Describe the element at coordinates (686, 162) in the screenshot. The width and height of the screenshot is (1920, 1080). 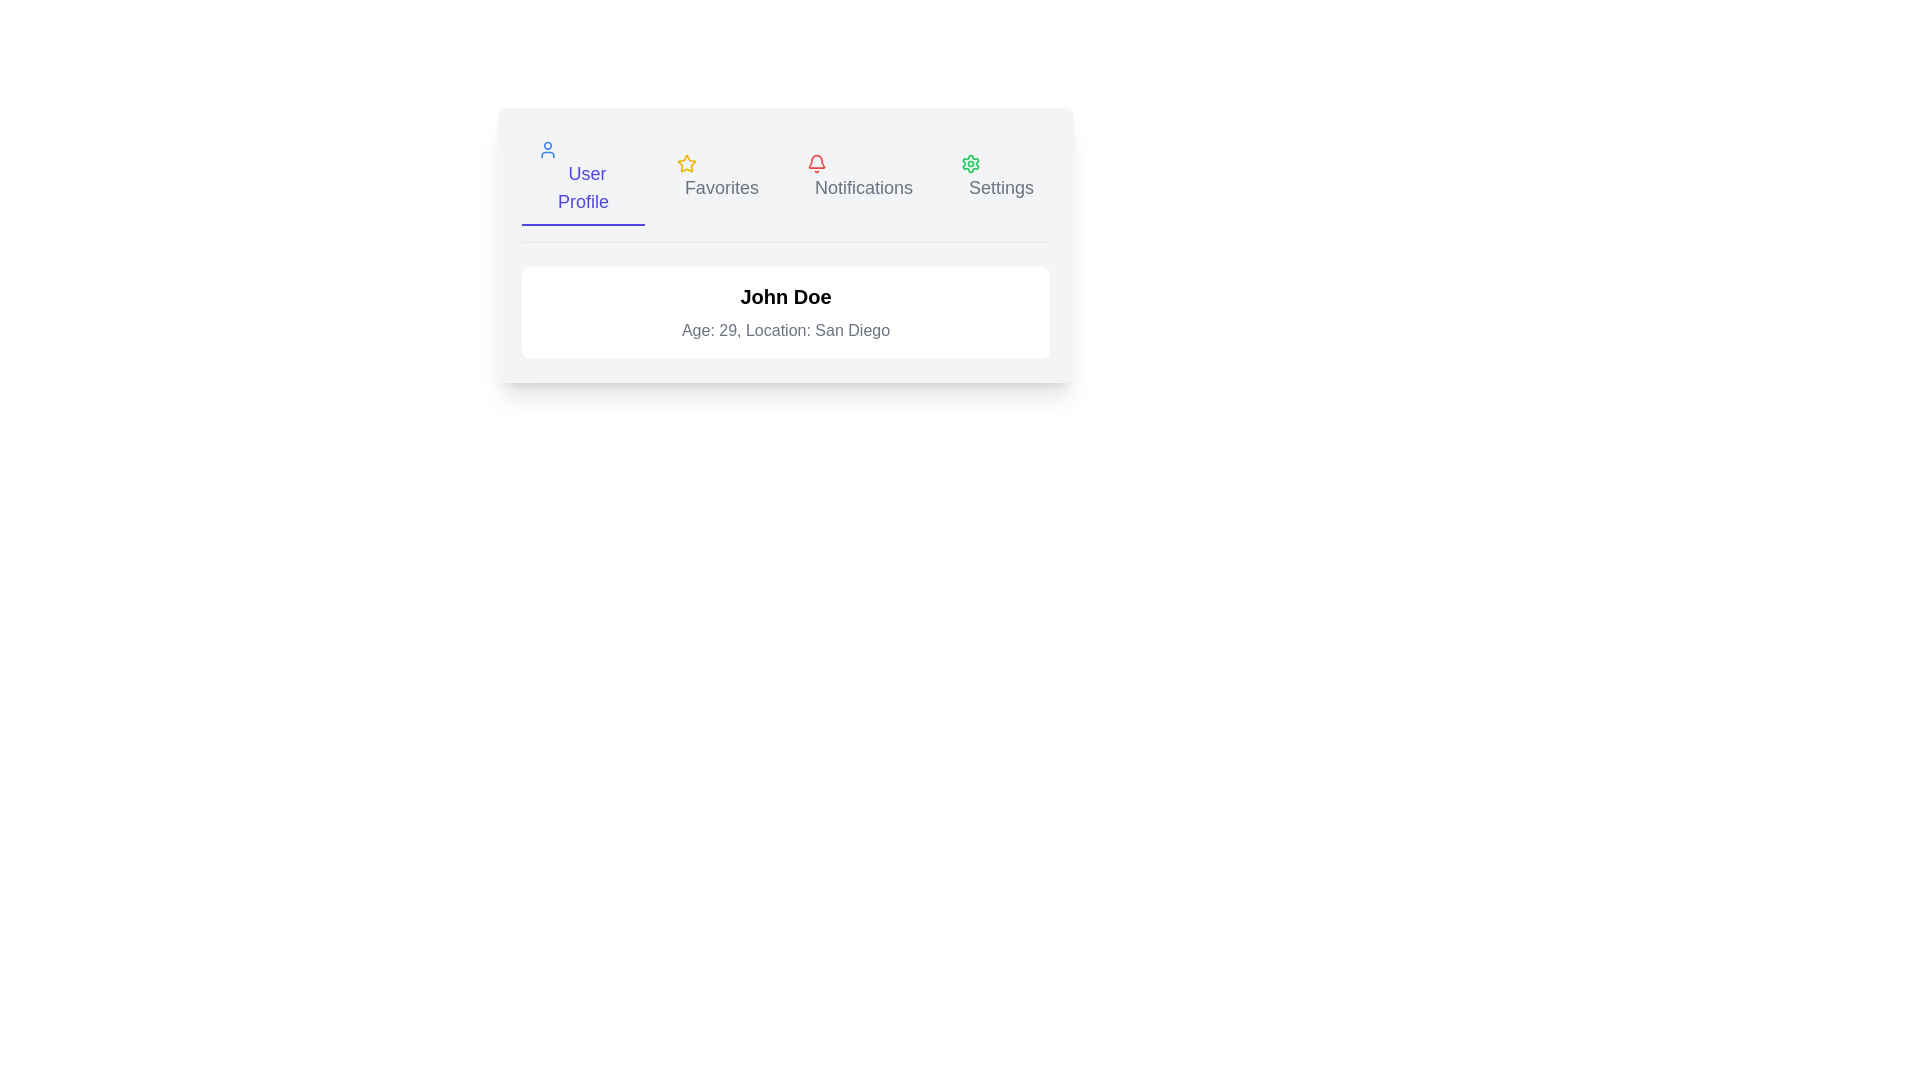
I see `the star icon in the navigation bar` at that location.